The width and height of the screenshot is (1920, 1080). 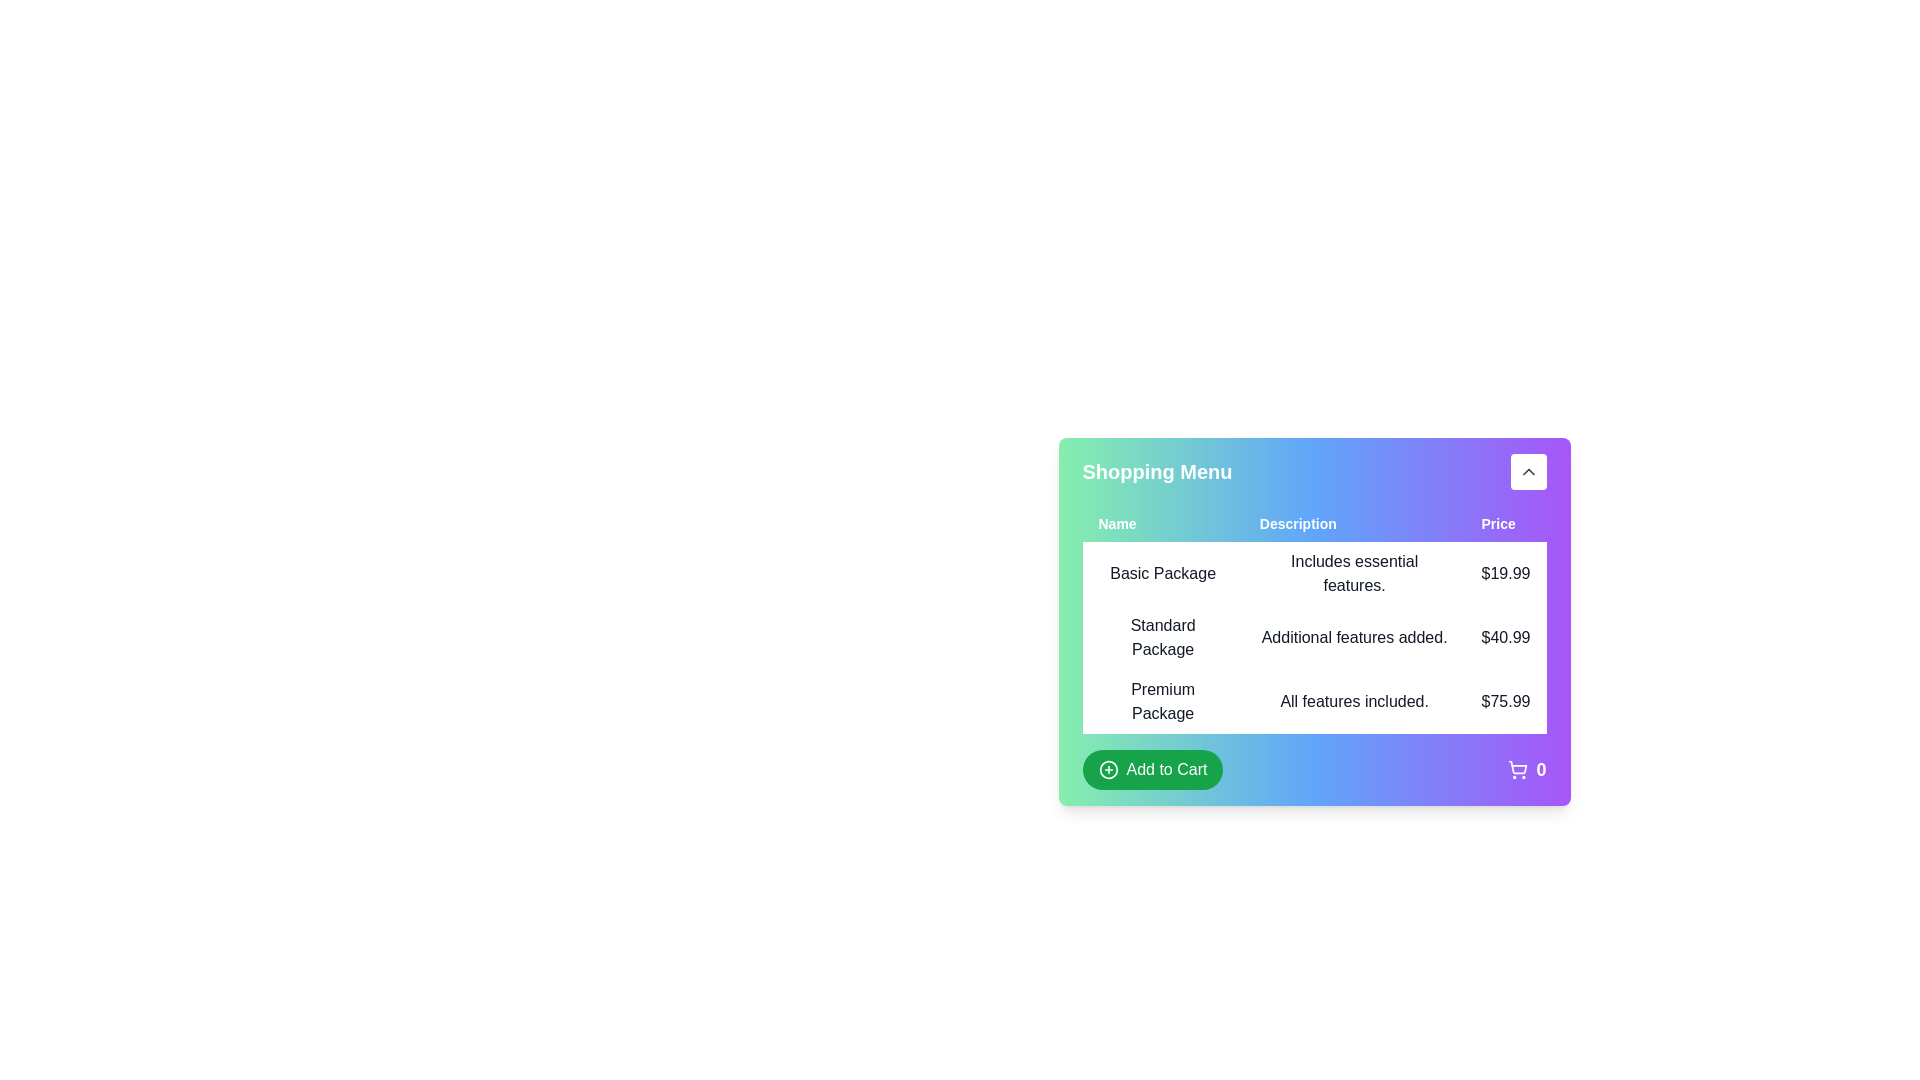 What do you see at coordinates (1354, 701) in the screenshot?
I see `the static text element displaying 'All features included.' which is positioned between 'Premium Package' and '$75.99'` at bounding box center [1354, 701].